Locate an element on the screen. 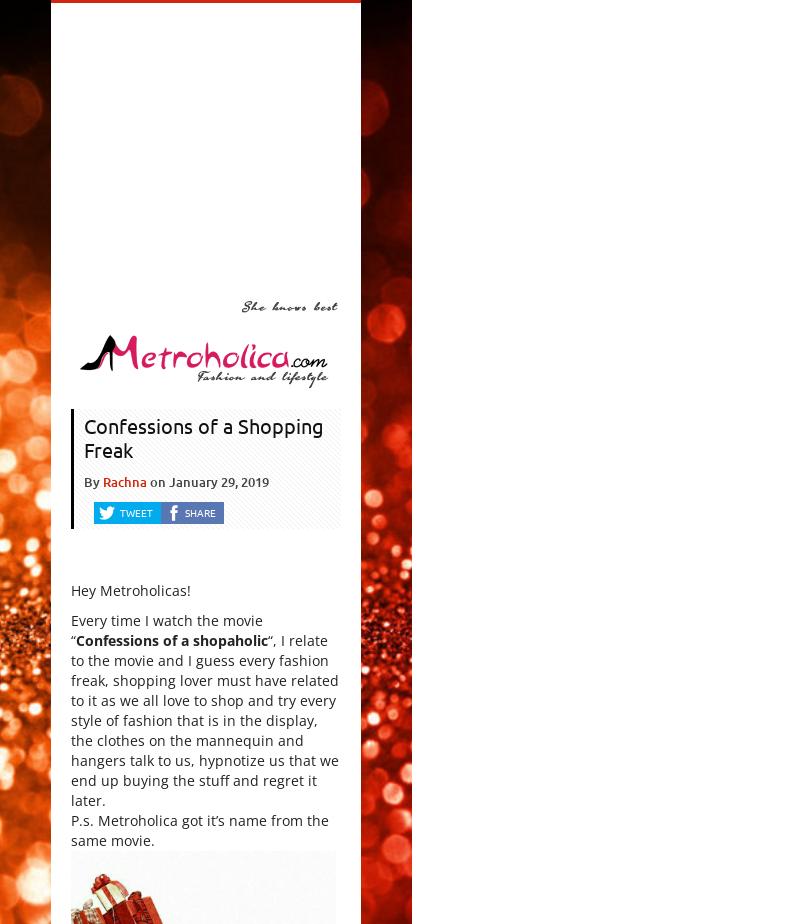 This screenshot has width=806, height=924. 'Share' is located at coordinates (200, 512).